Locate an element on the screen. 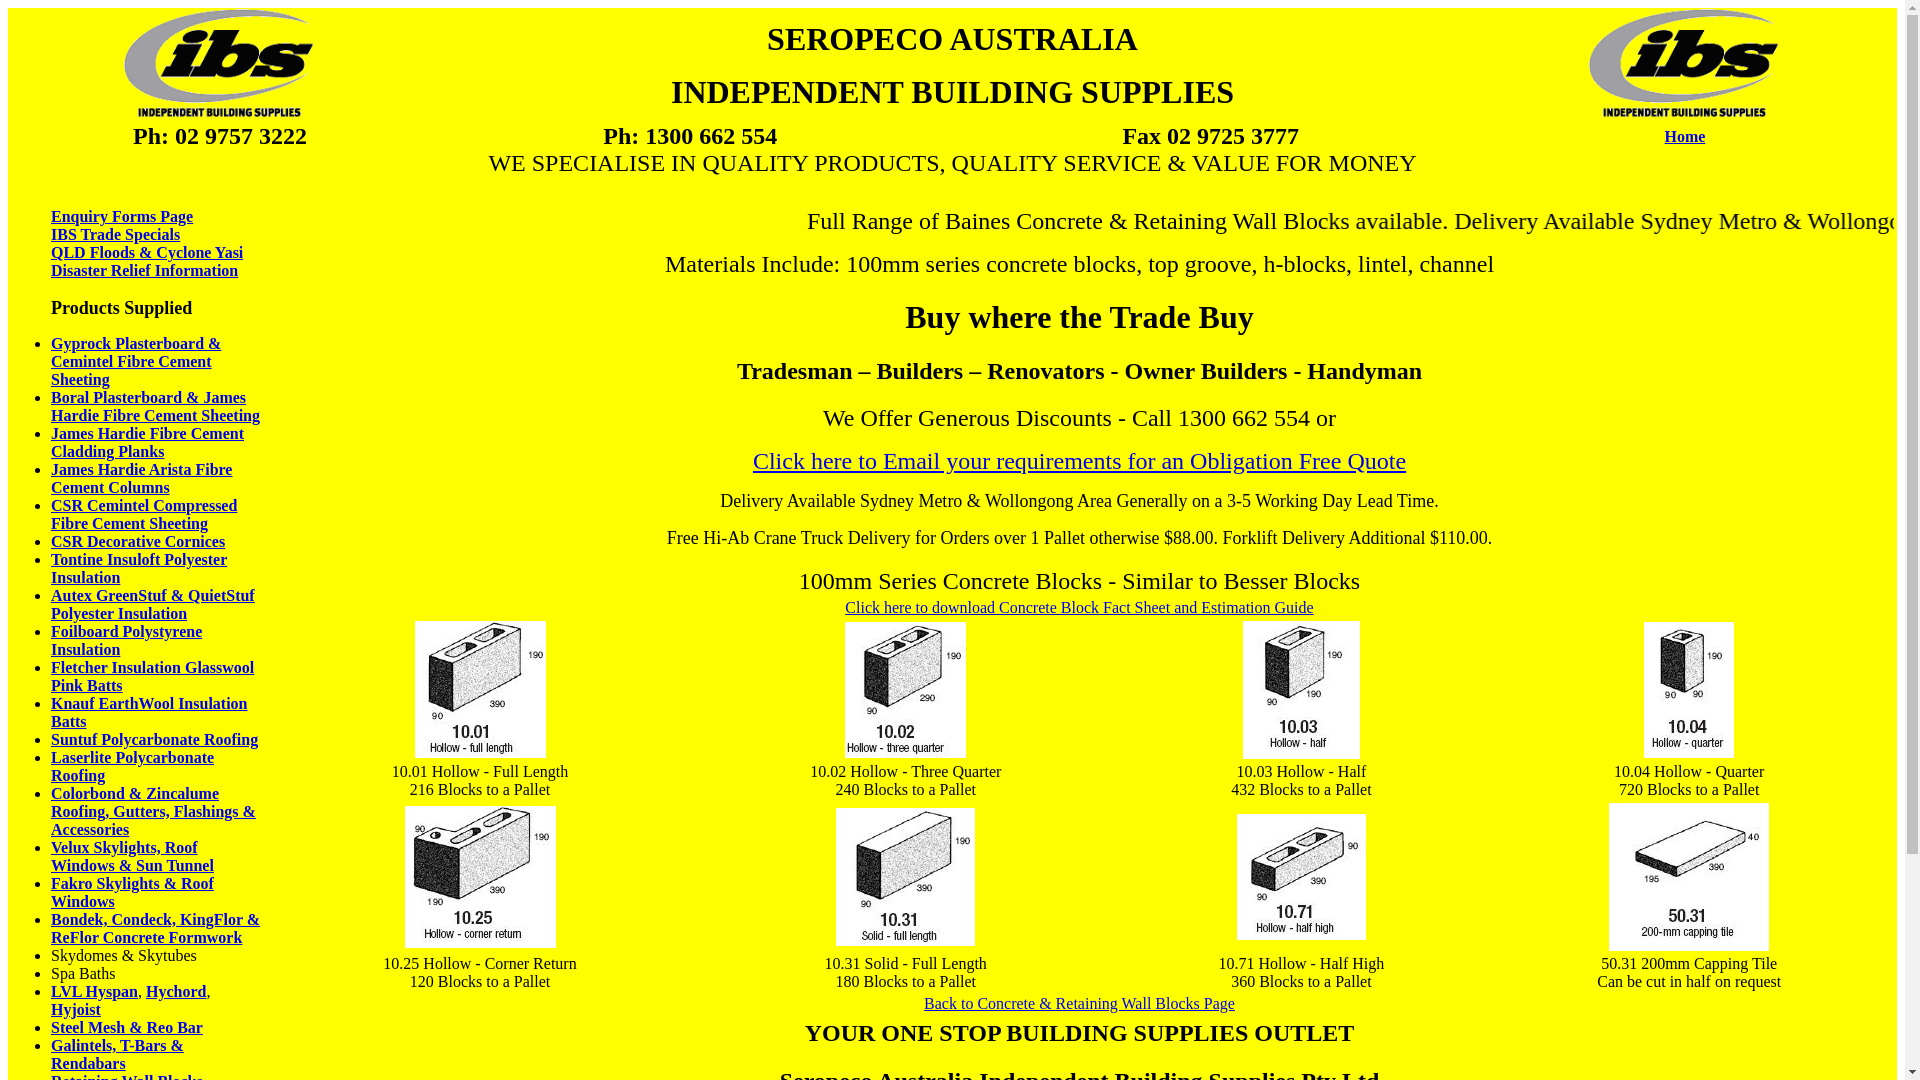  'Hyjoist' is located at coordinates (76, 1009).